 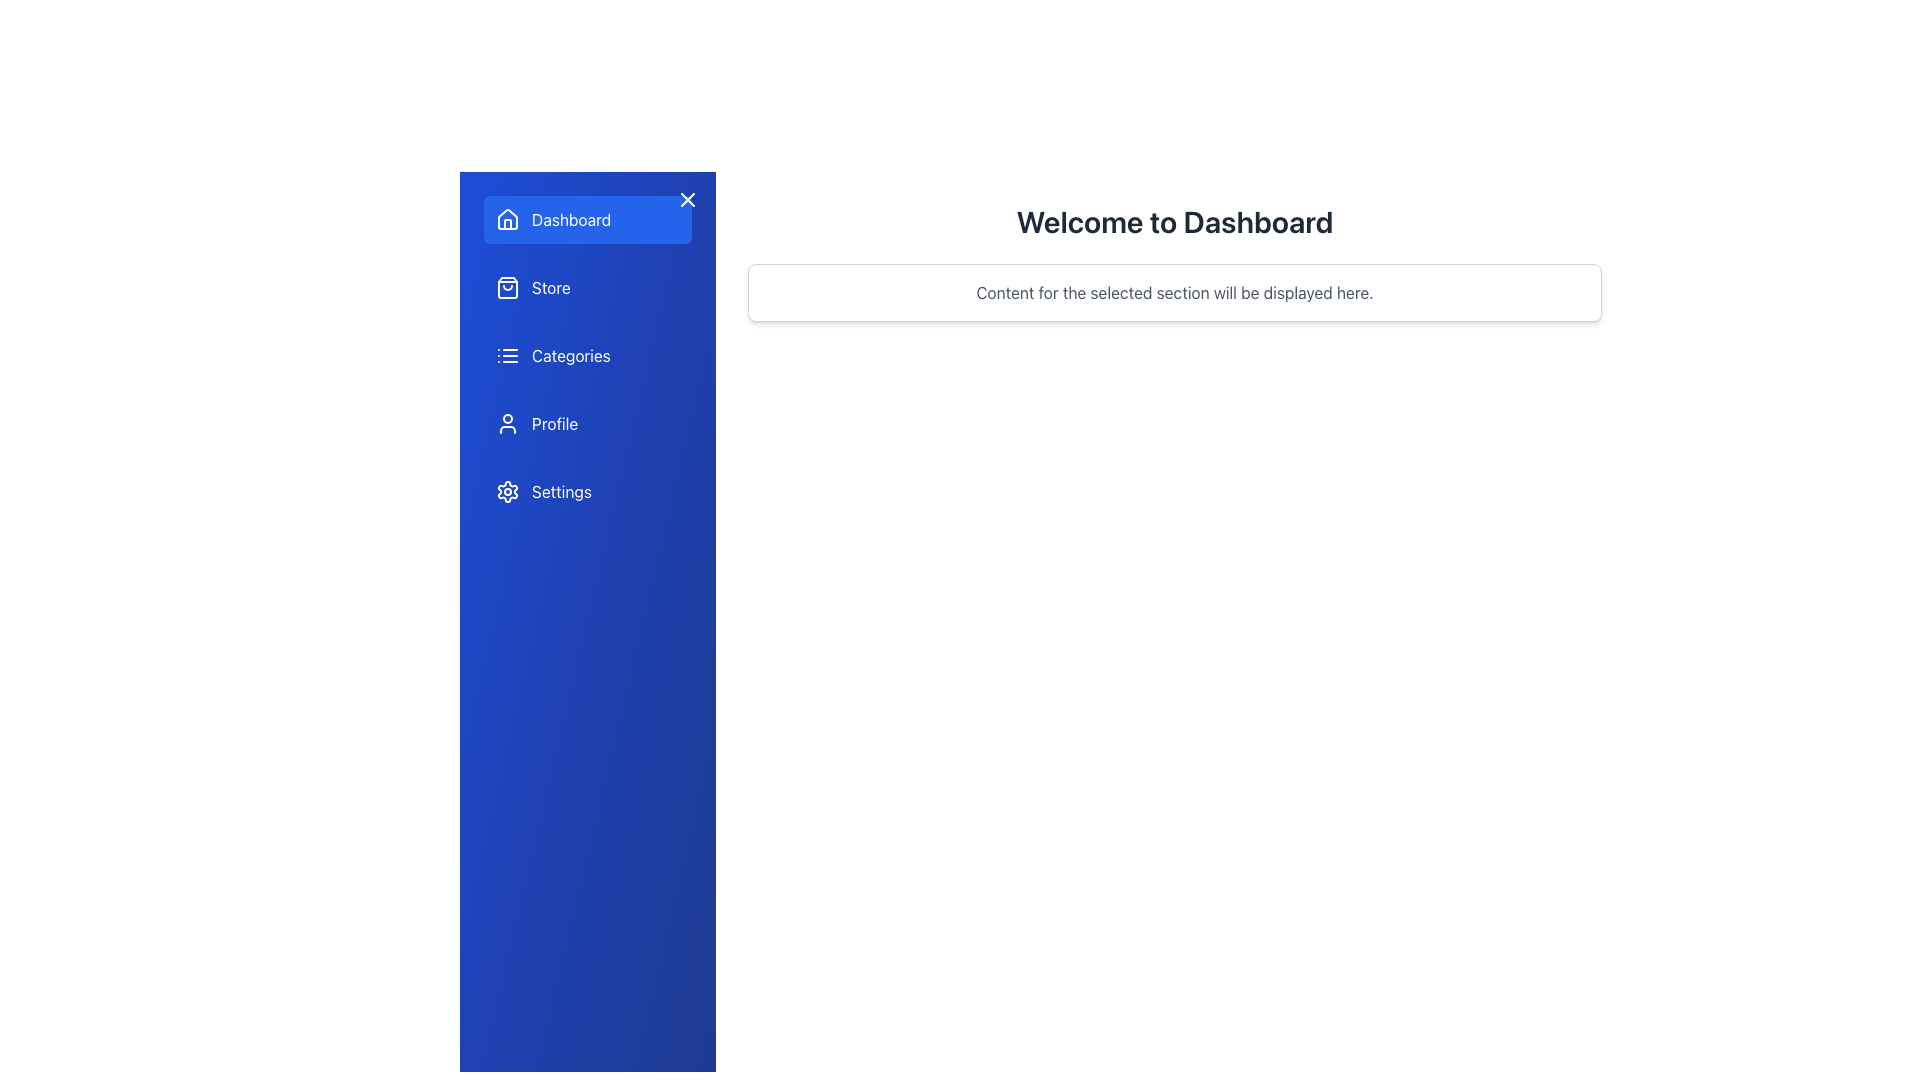 I want to click on textual information of the 'Profile' label component, which is styled in white on a blue background and is located next to a user profile icon in the vertical navigation menu, so click(x=555, y=423).